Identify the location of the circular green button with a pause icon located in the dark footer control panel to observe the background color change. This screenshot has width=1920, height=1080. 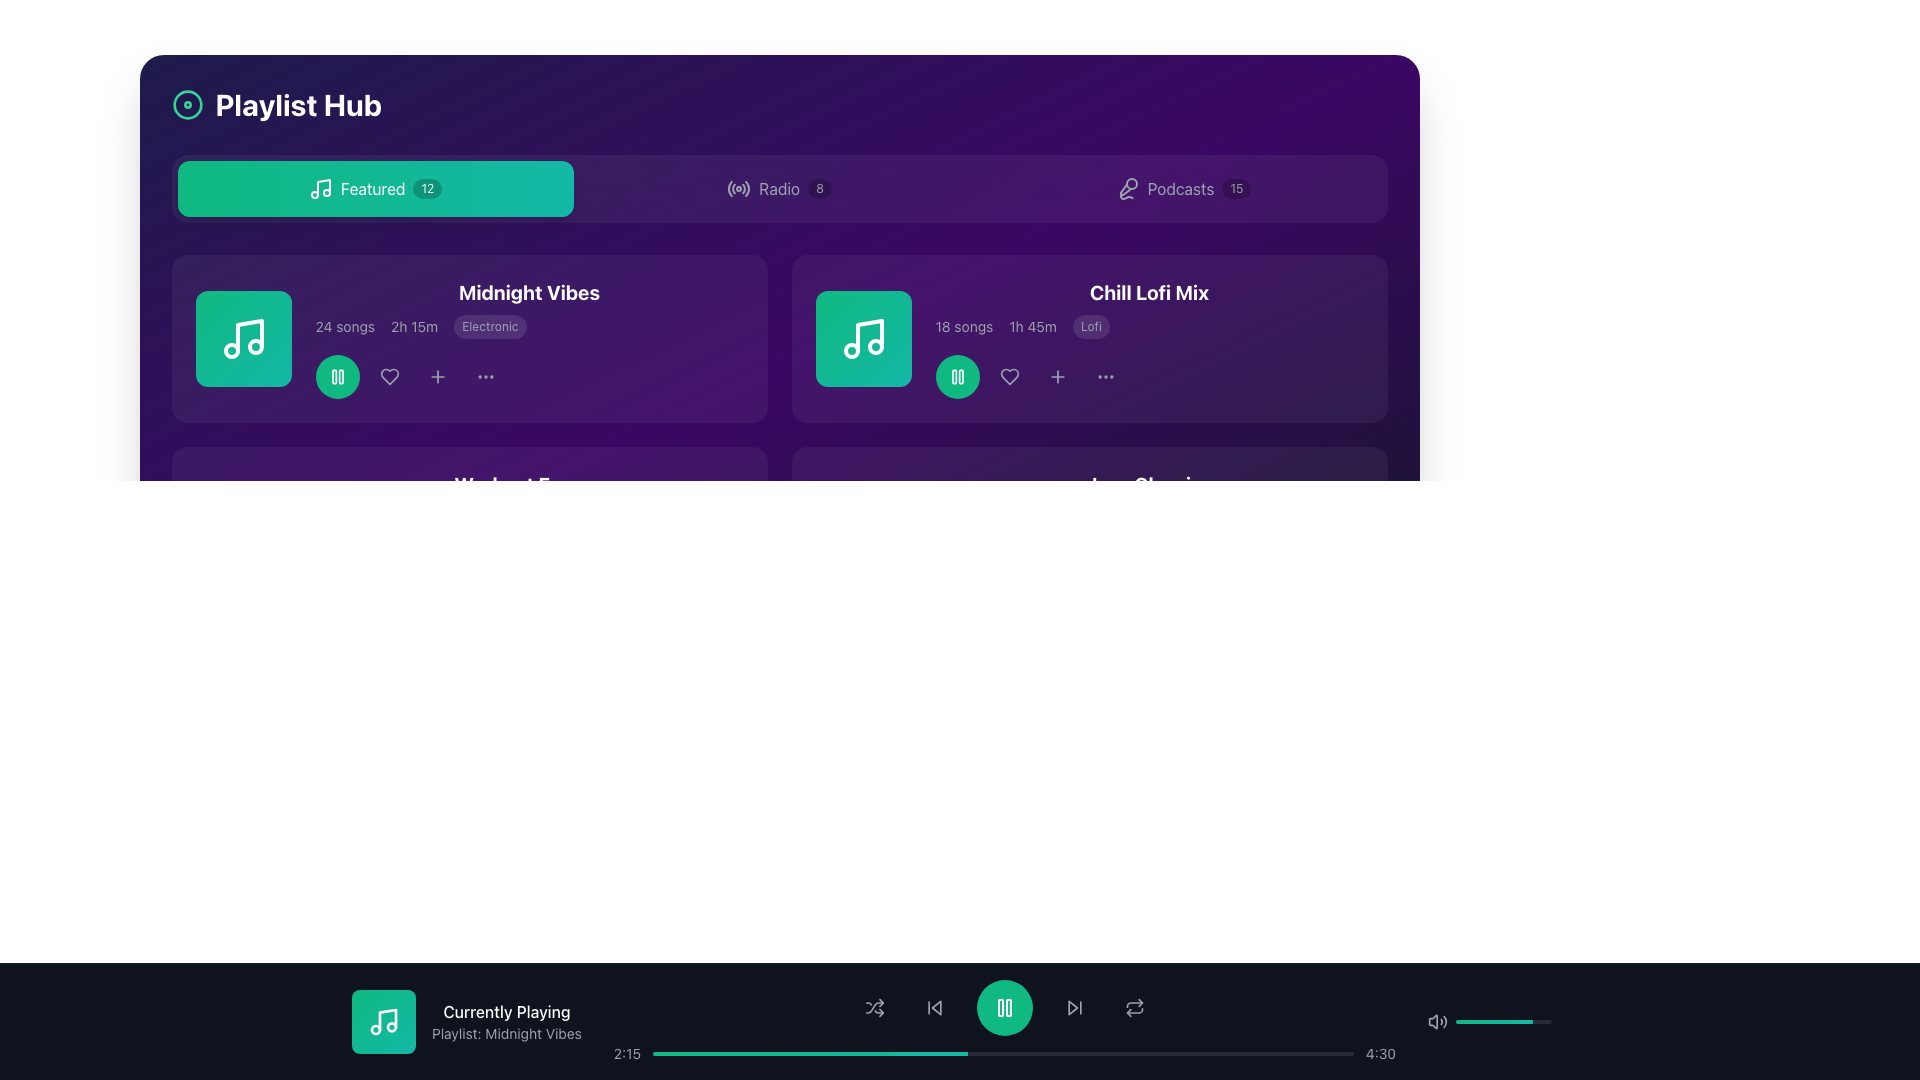
(1004, 1007).